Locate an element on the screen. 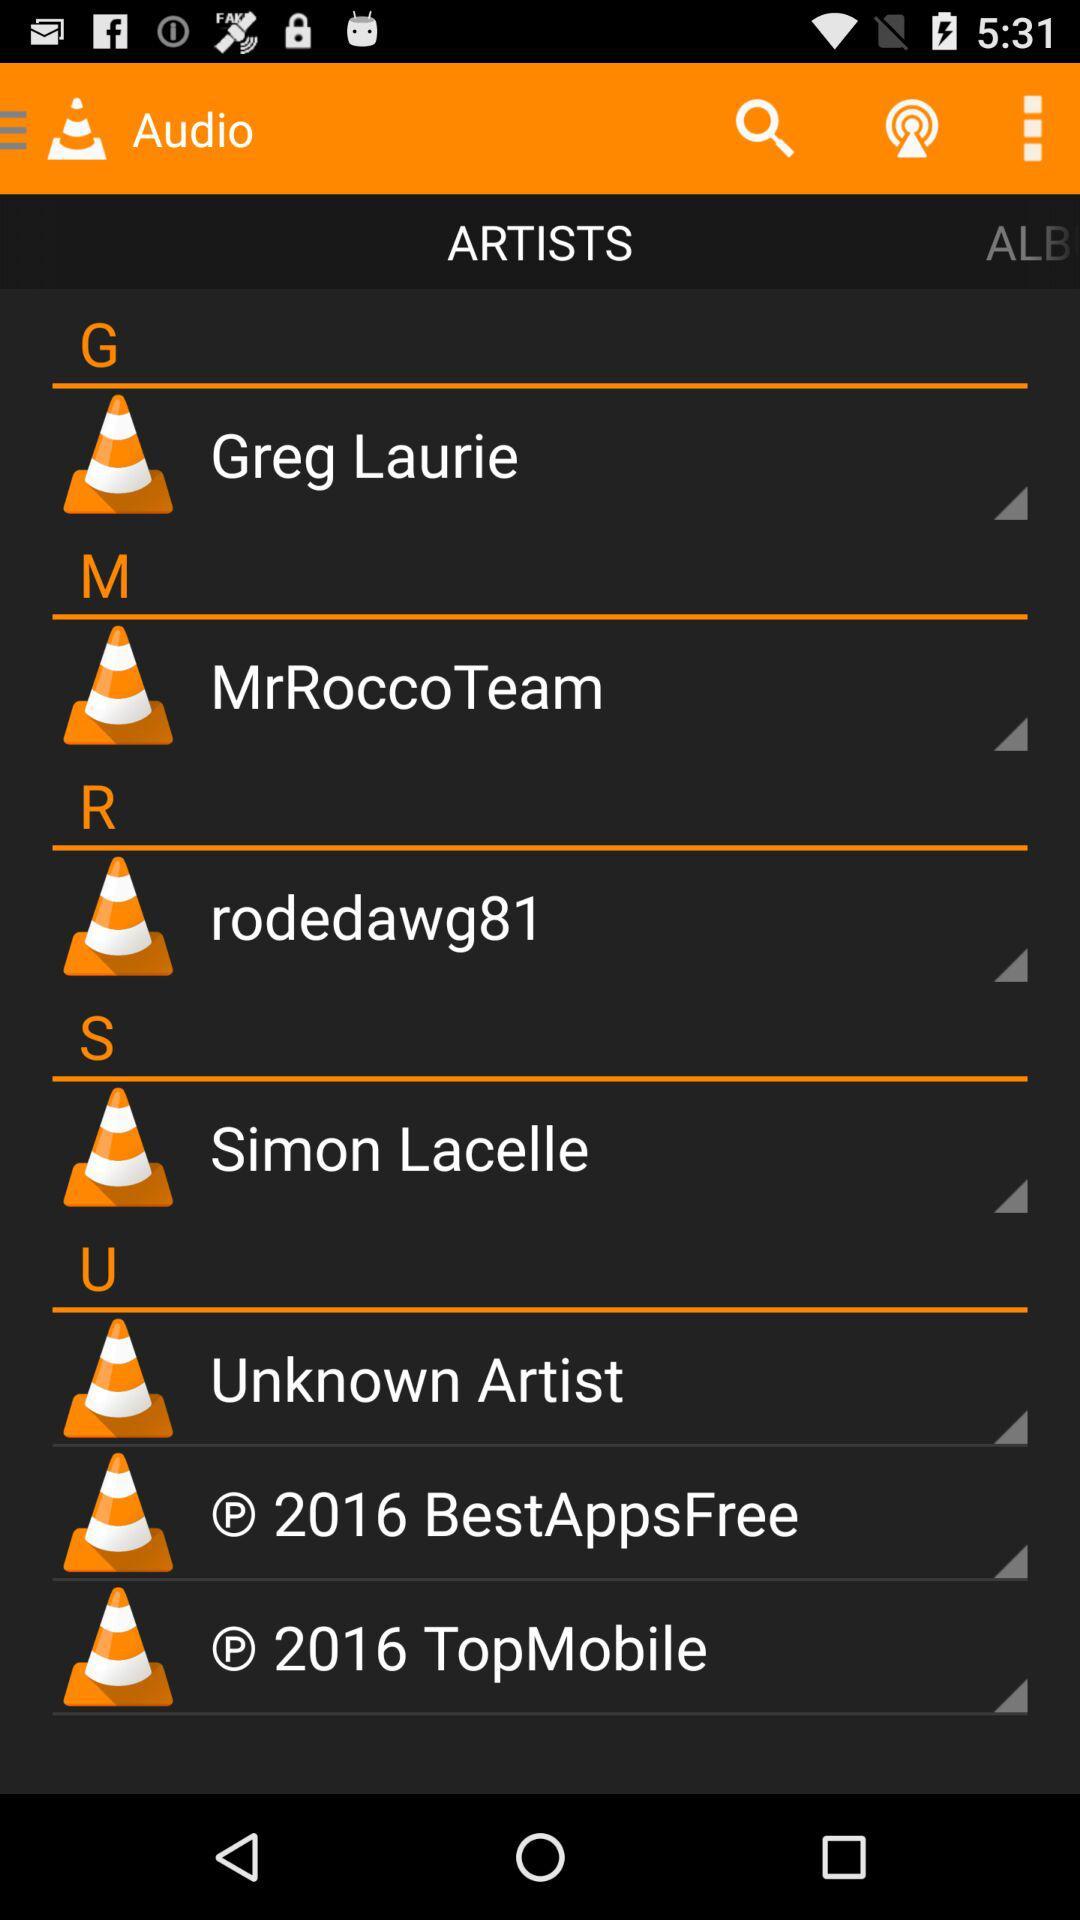 The width and height of the screenshot is (1080, 1920). simon lacelle is located at coordinates (399, 1146).